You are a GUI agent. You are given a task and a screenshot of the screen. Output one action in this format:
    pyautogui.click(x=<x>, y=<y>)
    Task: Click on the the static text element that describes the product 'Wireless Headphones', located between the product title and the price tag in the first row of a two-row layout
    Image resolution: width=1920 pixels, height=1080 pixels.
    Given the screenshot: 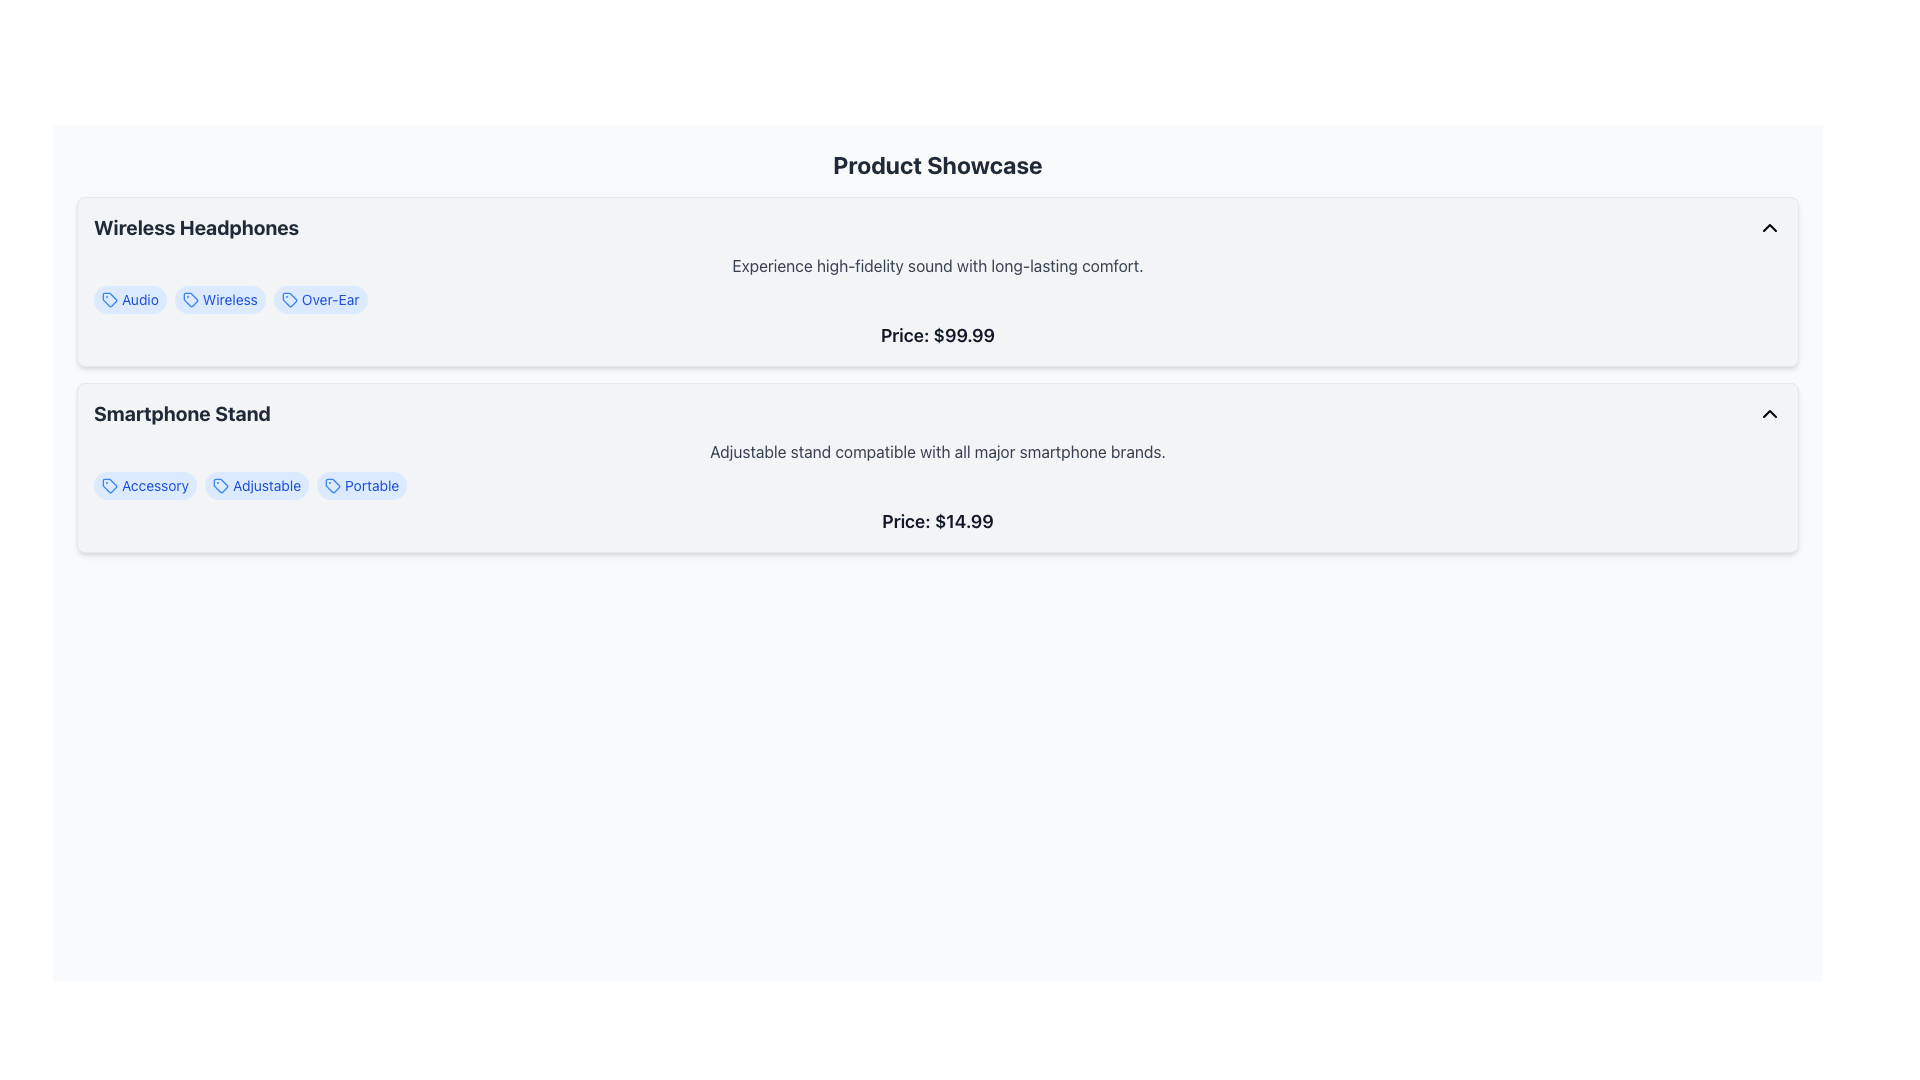 What is the action you would take?
    pyautogui.click(x=936, y=265)
    